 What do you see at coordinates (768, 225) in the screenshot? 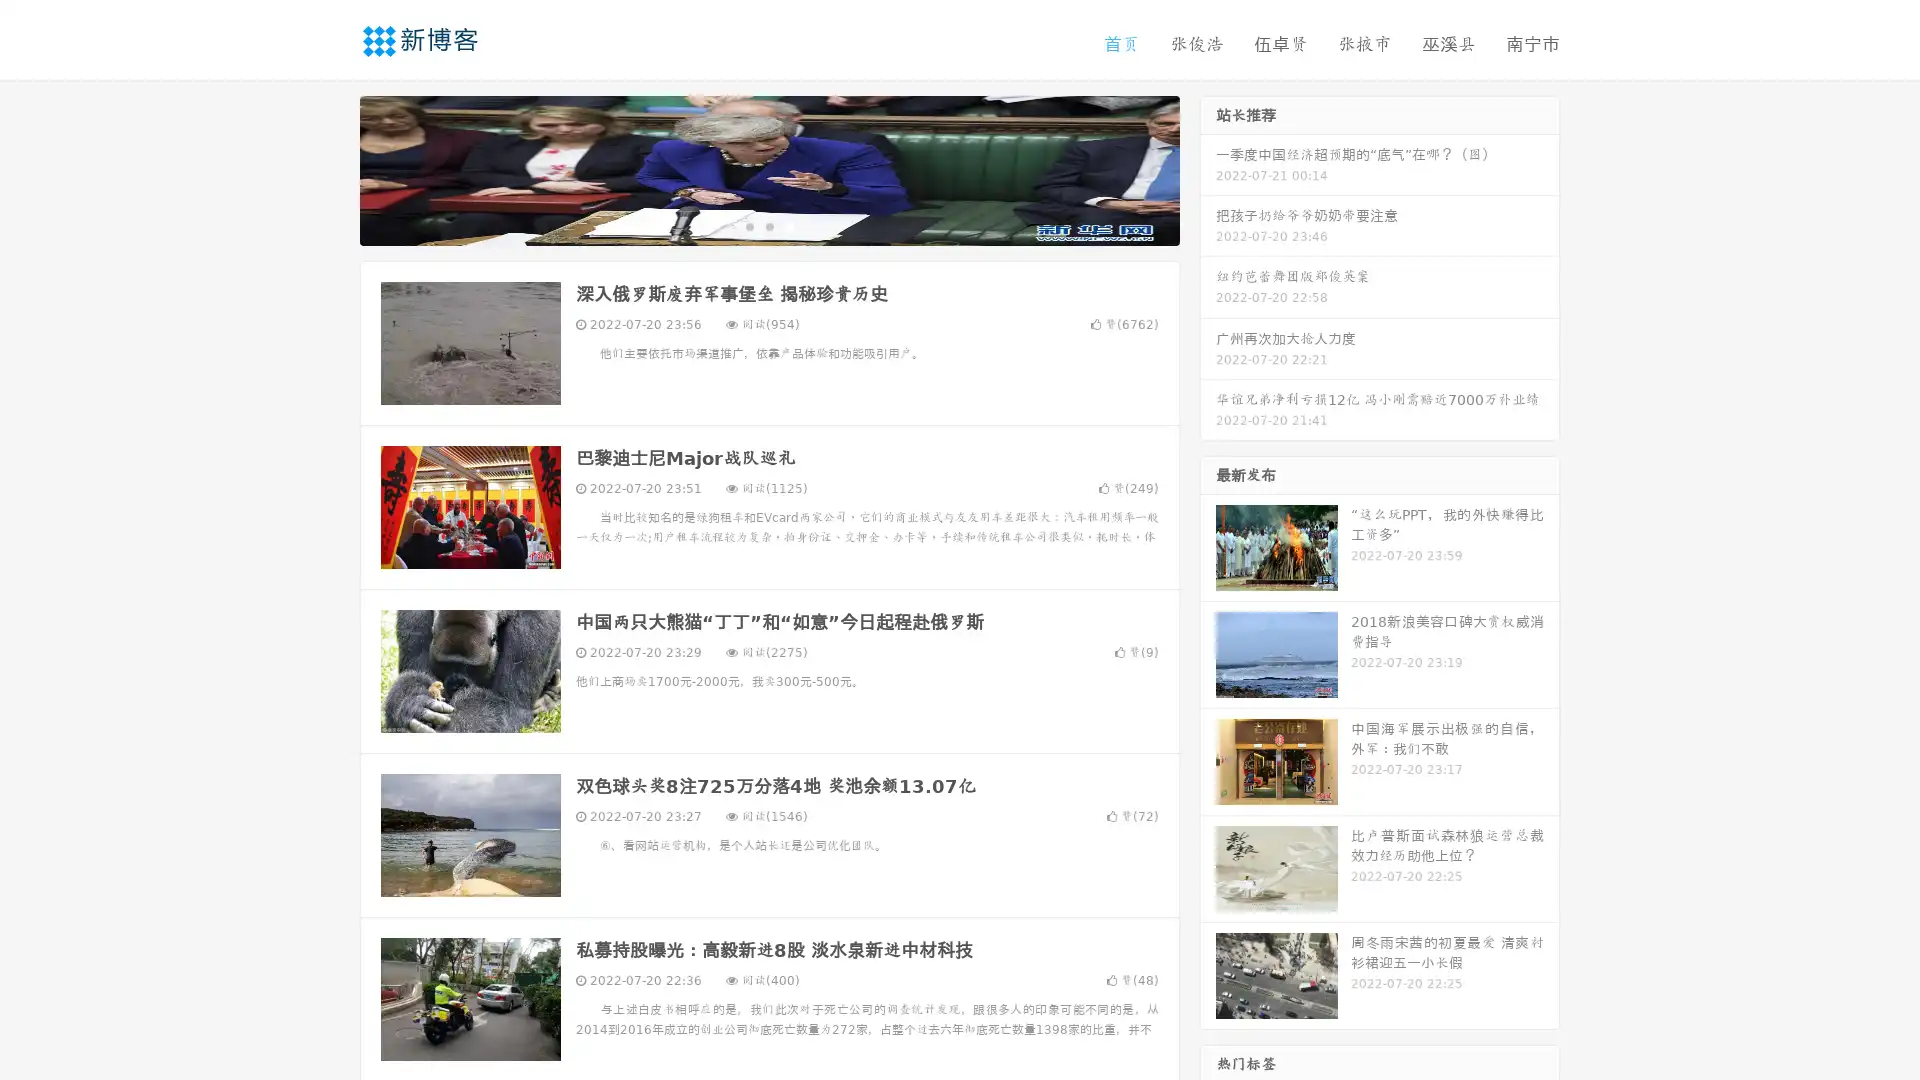
I see `Go to slide 2` at bounding box center [768, 225].